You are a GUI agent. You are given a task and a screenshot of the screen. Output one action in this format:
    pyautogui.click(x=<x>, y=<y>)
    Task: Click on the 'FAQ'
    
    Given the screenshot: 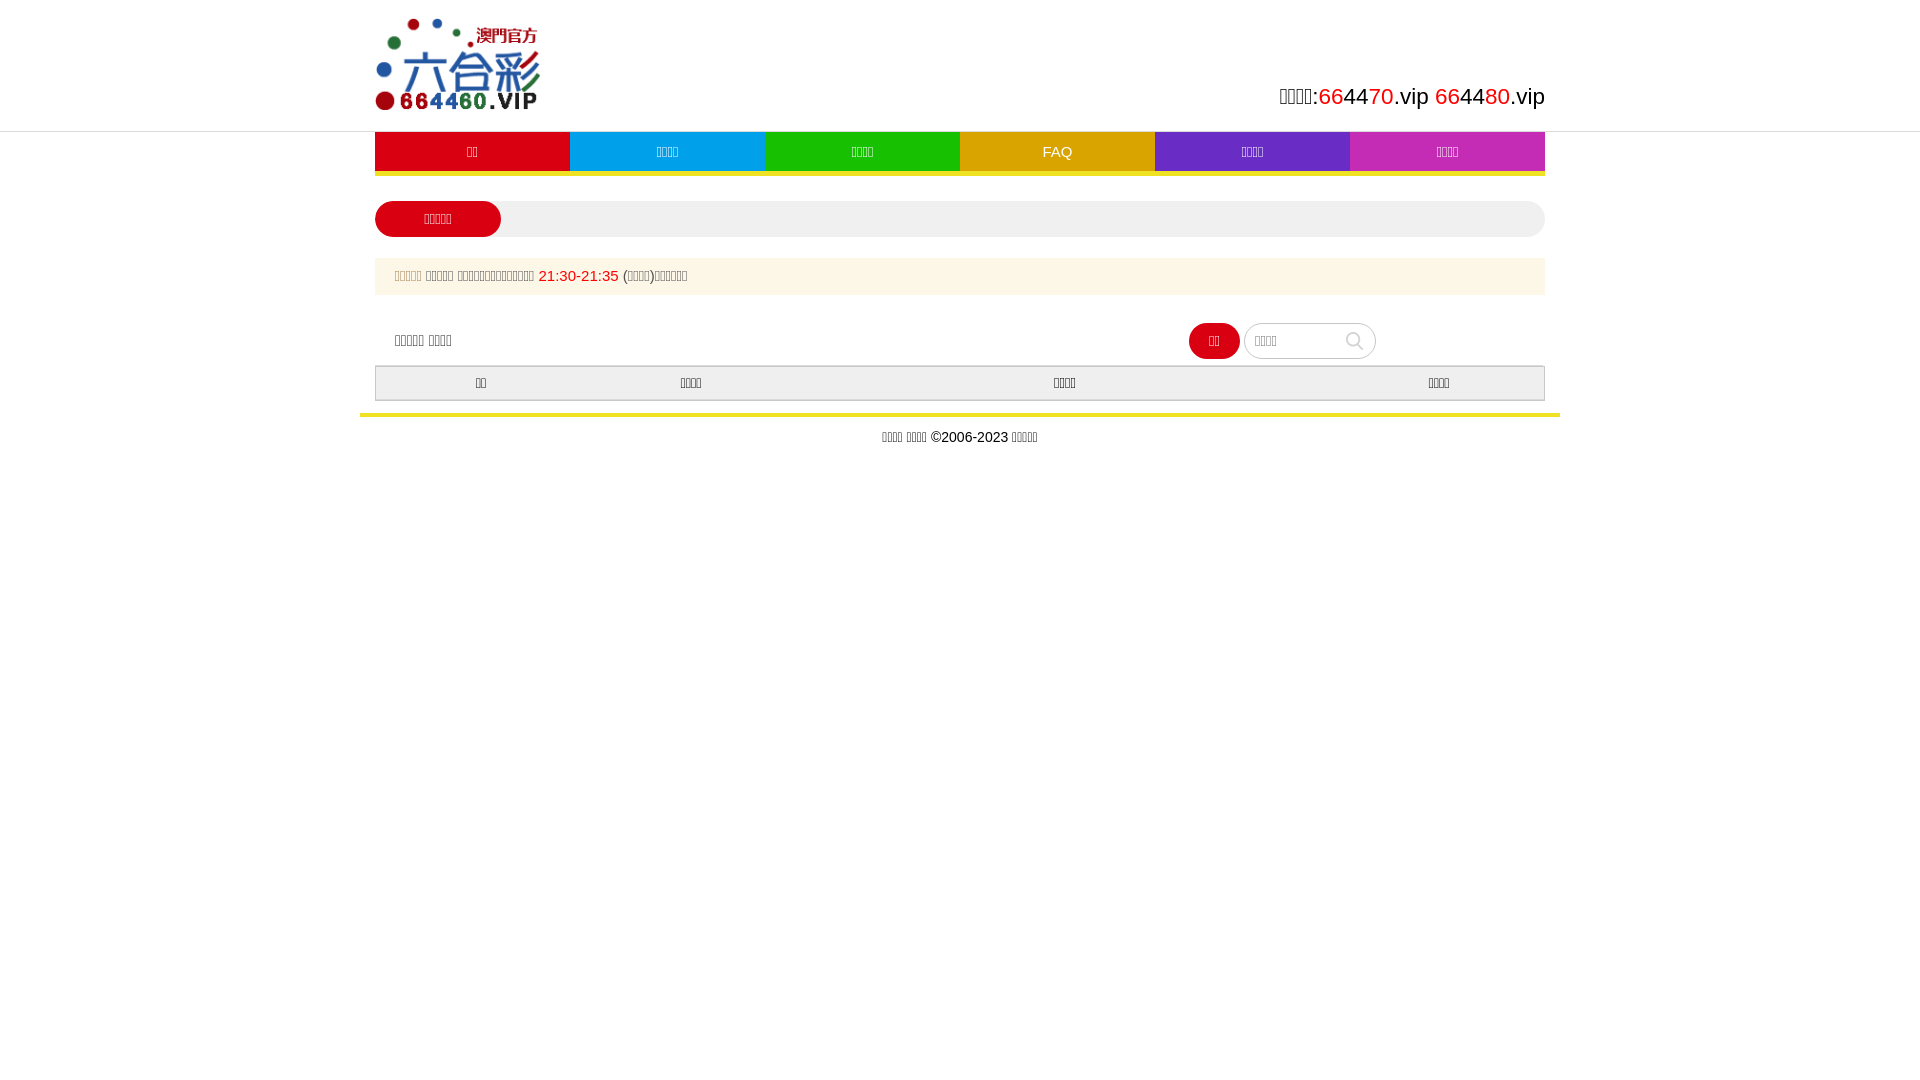 What is the action you would take?
    pyautogui.click(x=1056, y=150)
    